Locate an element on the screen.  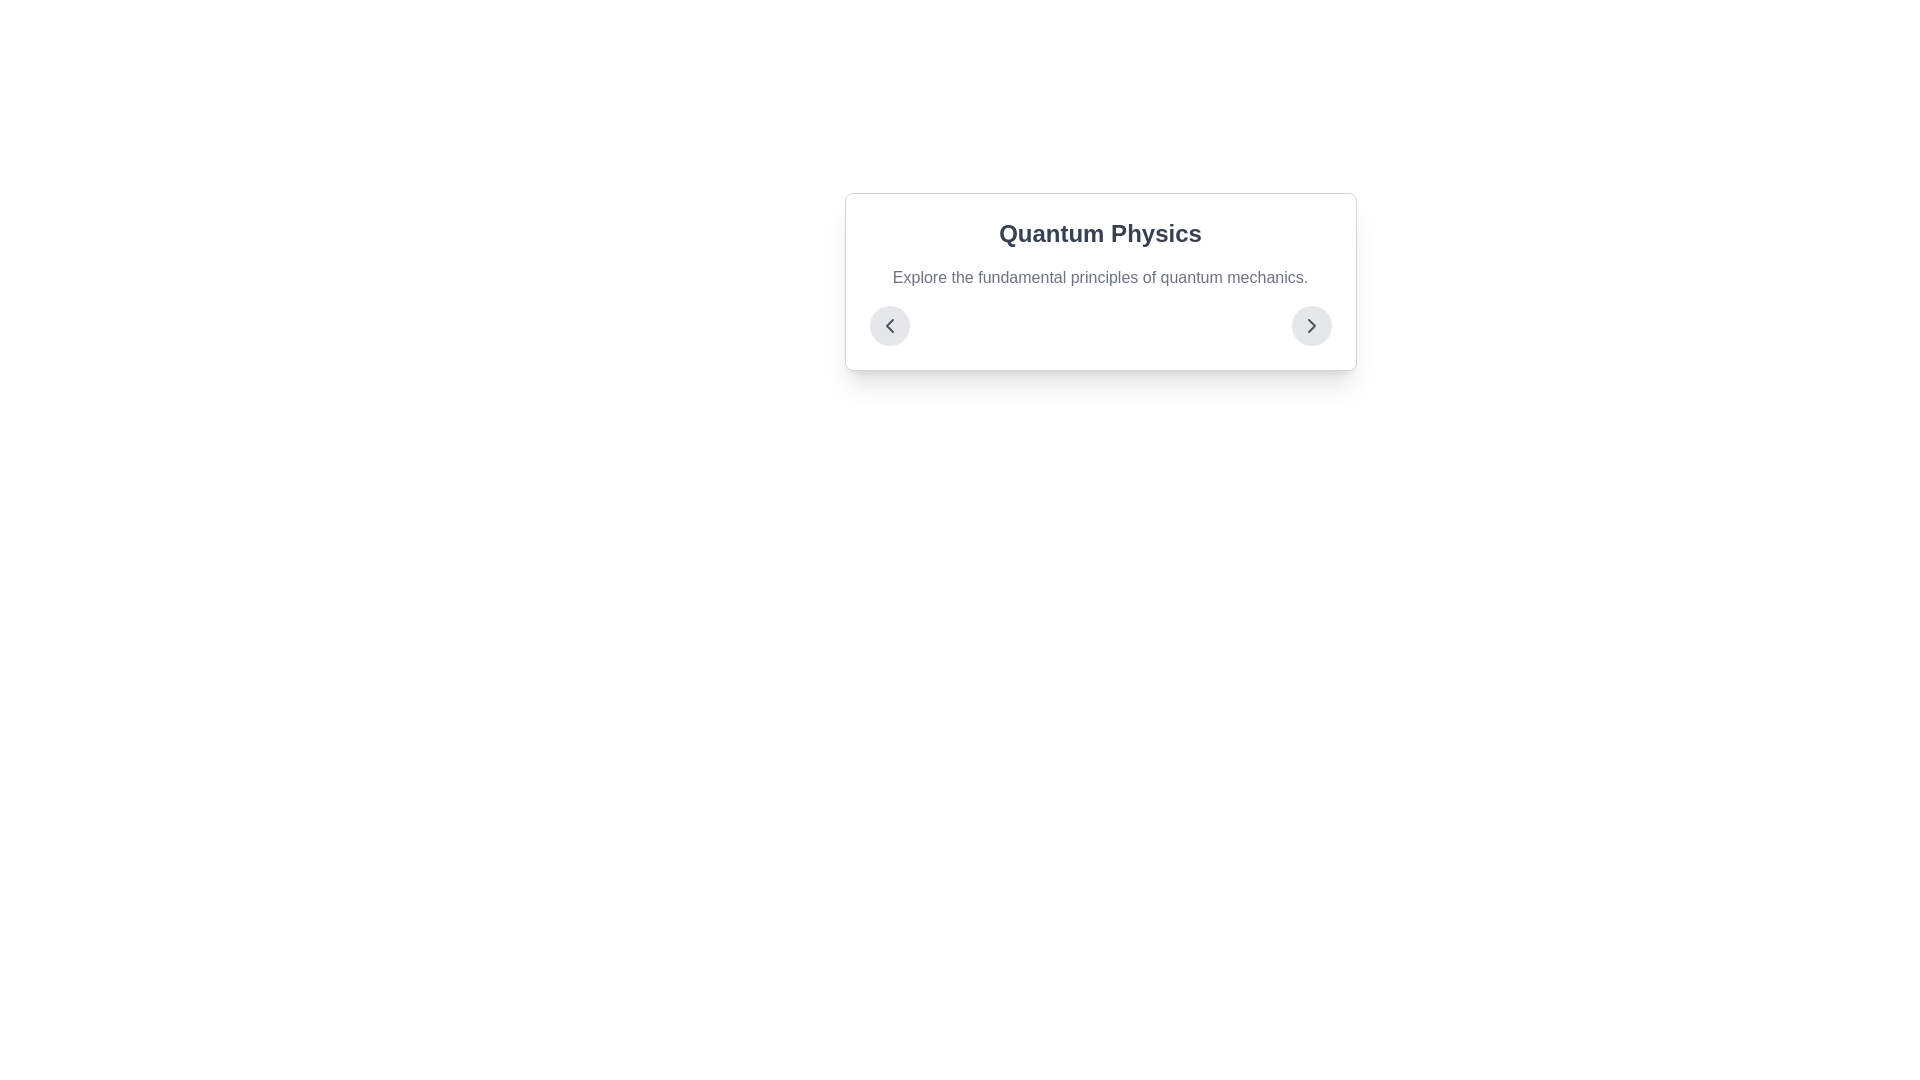
the chevron arrow icon within the circular button located at the bottom-right of the card layout is located at coordinates (1311, 325).